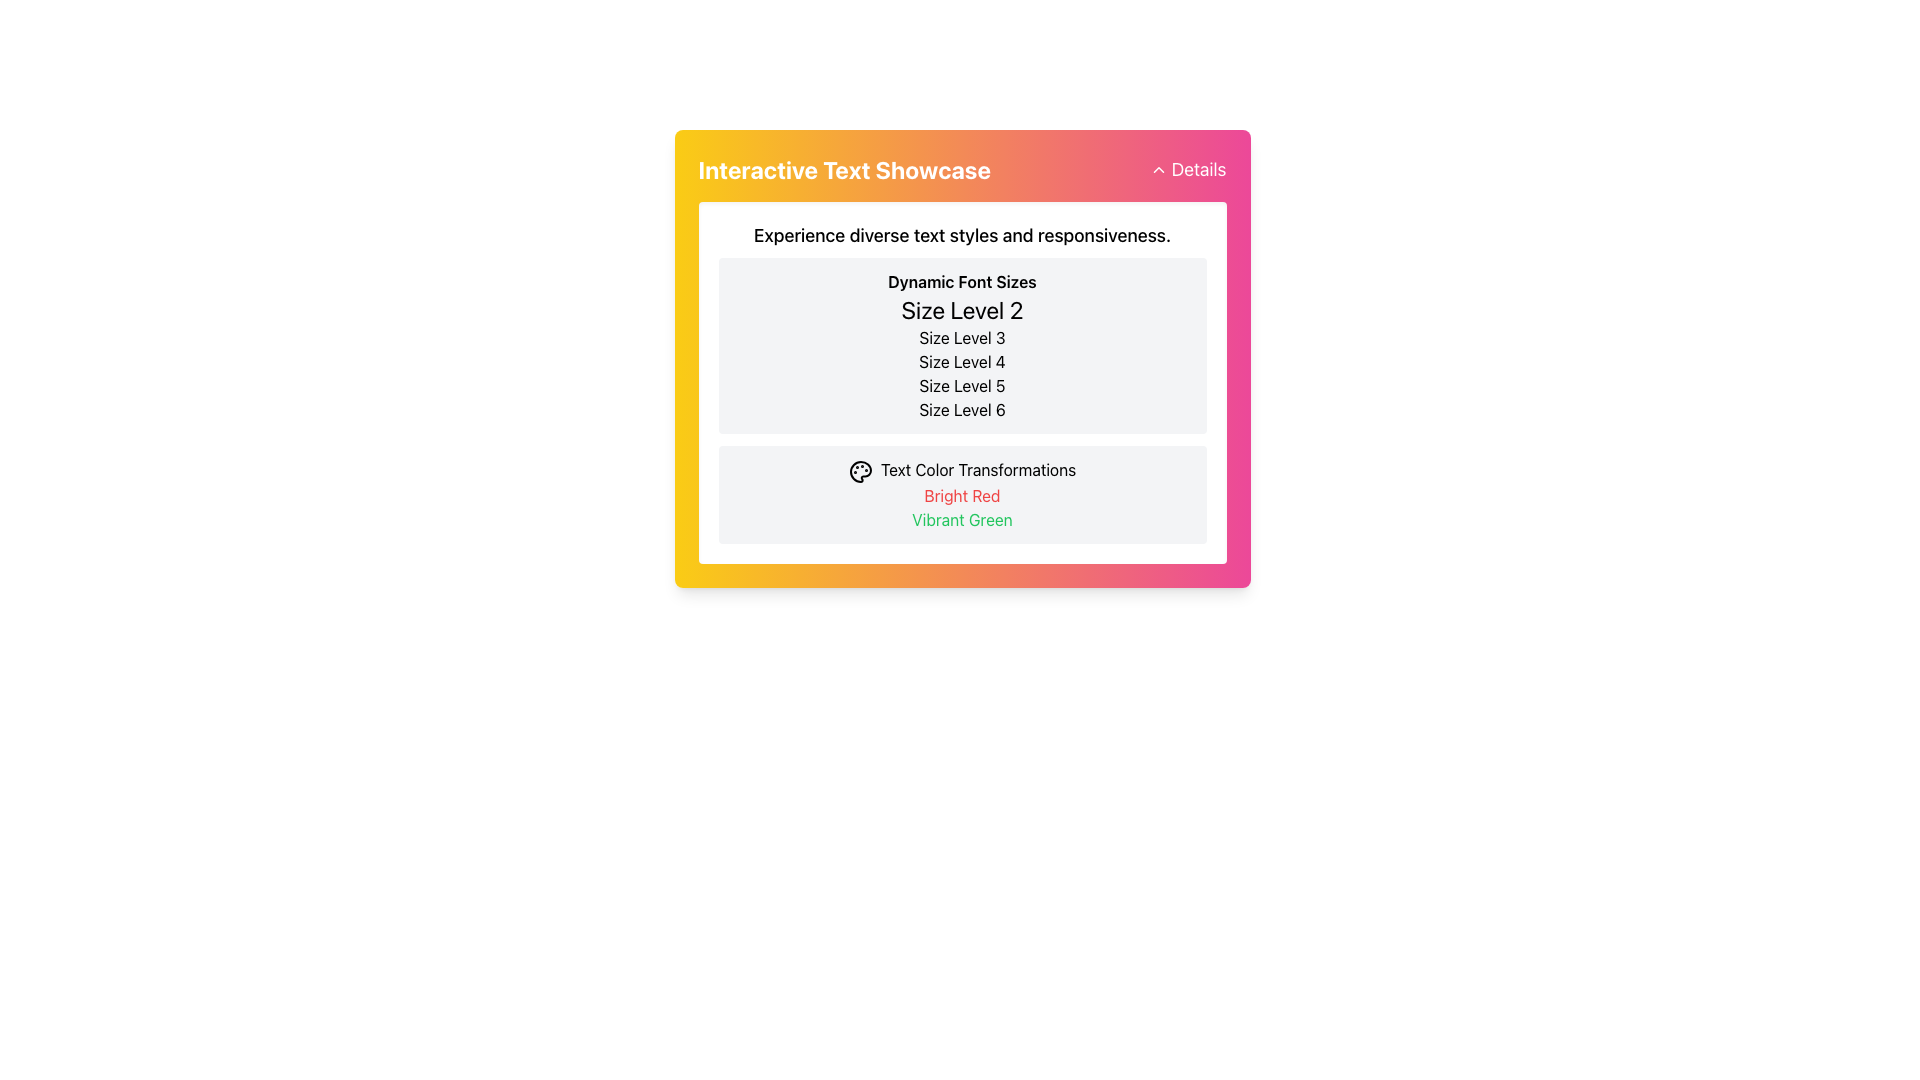 This screenshot has height=1080, width=1920. Describe the element at coordinates (844, 168) in the screenshot. I see `the title text display located at the top-left section of the overlay card, which summarizes the card's content and is positioned next to the 'Details' link and the chevron icon` at that location.